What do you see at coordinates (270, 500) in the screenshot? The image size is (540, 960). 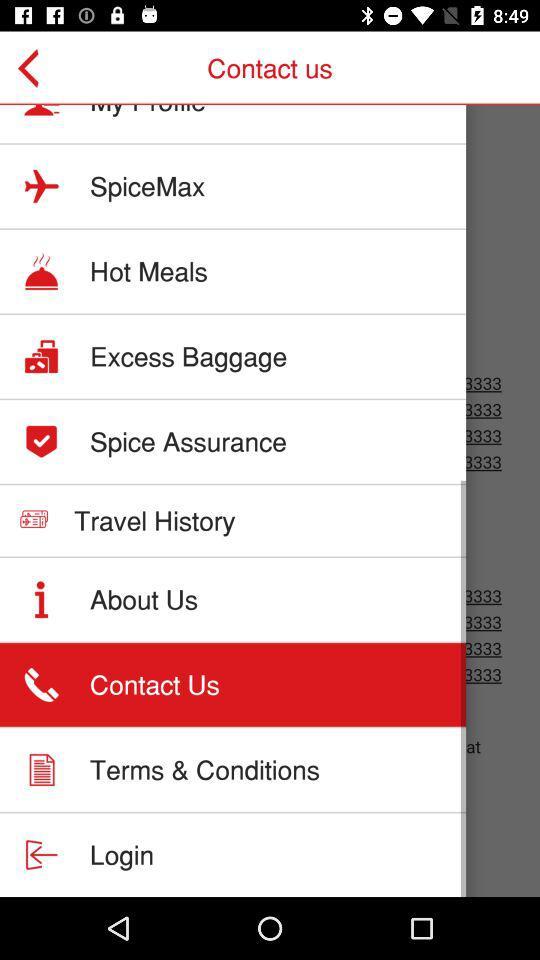 I see `contact support` at bounding box center [270, 500].